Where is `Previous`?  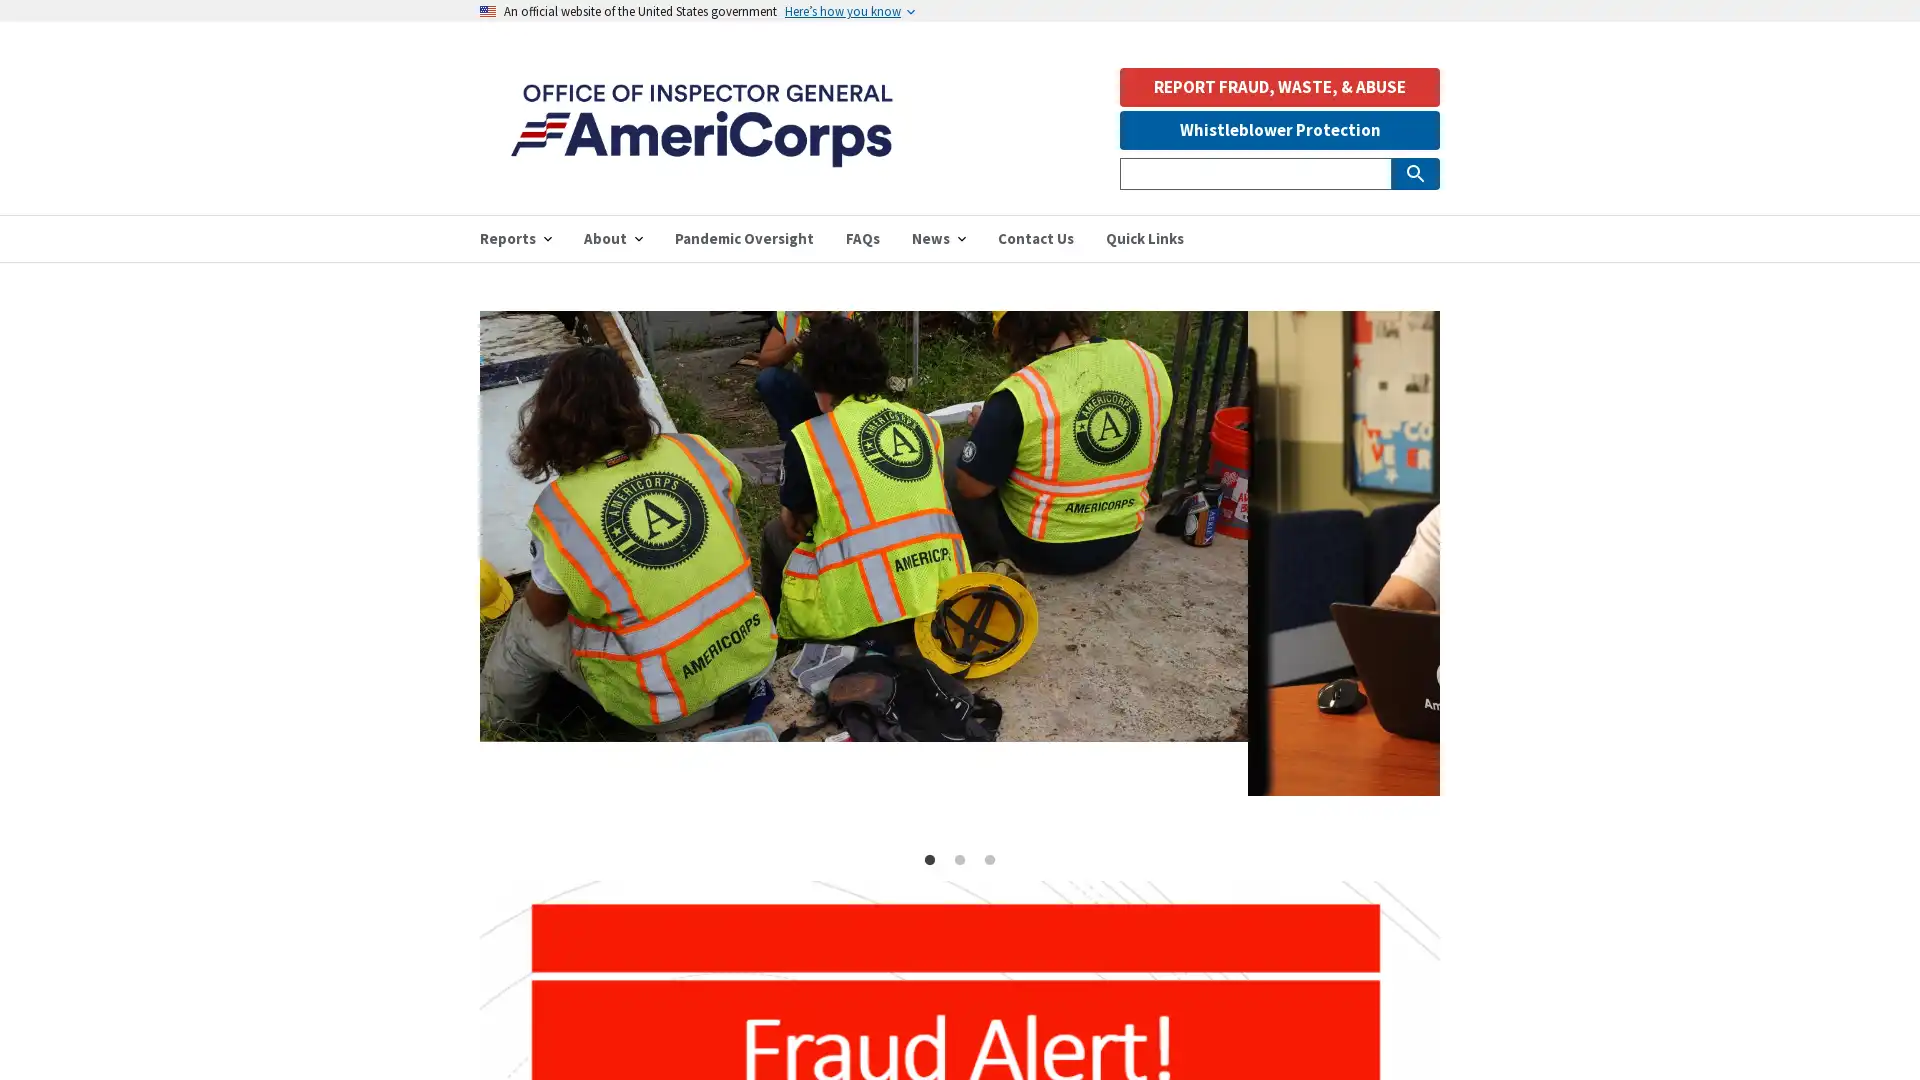
Previous is located at coordinates (489, 570).